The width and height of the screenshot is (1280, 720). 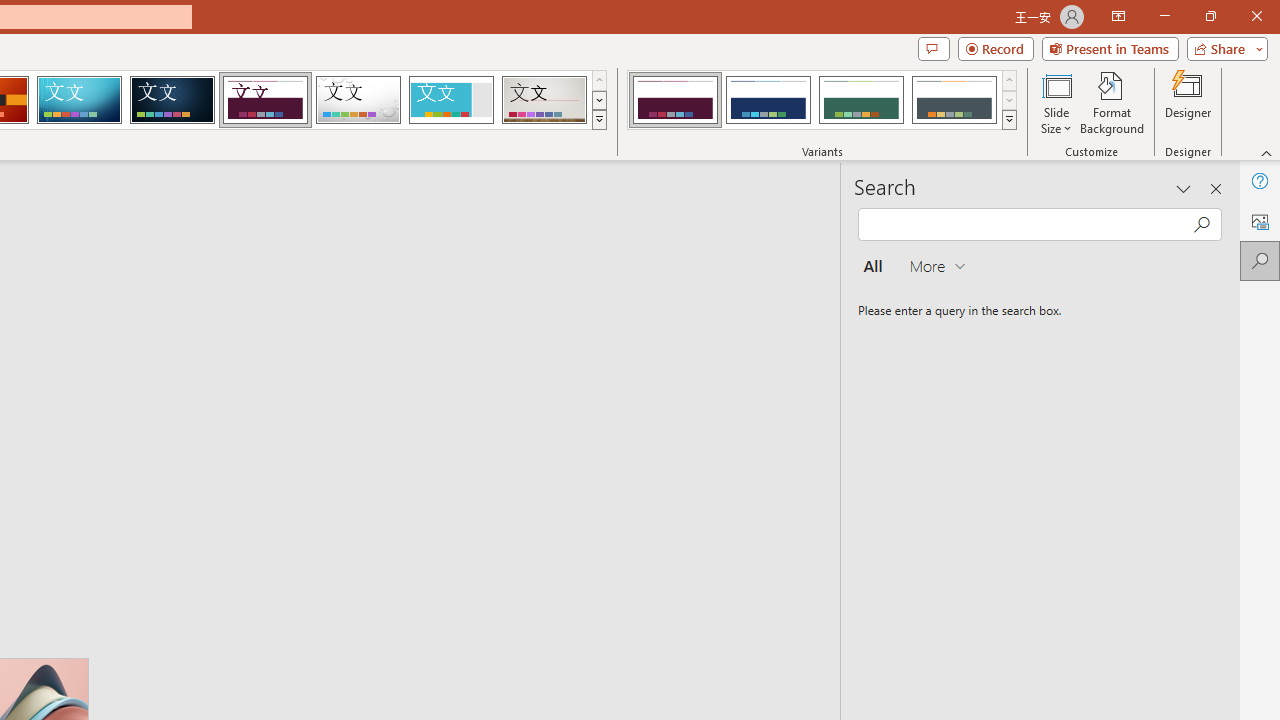 I want to click on 'Themes', so click(x=598, y=120).